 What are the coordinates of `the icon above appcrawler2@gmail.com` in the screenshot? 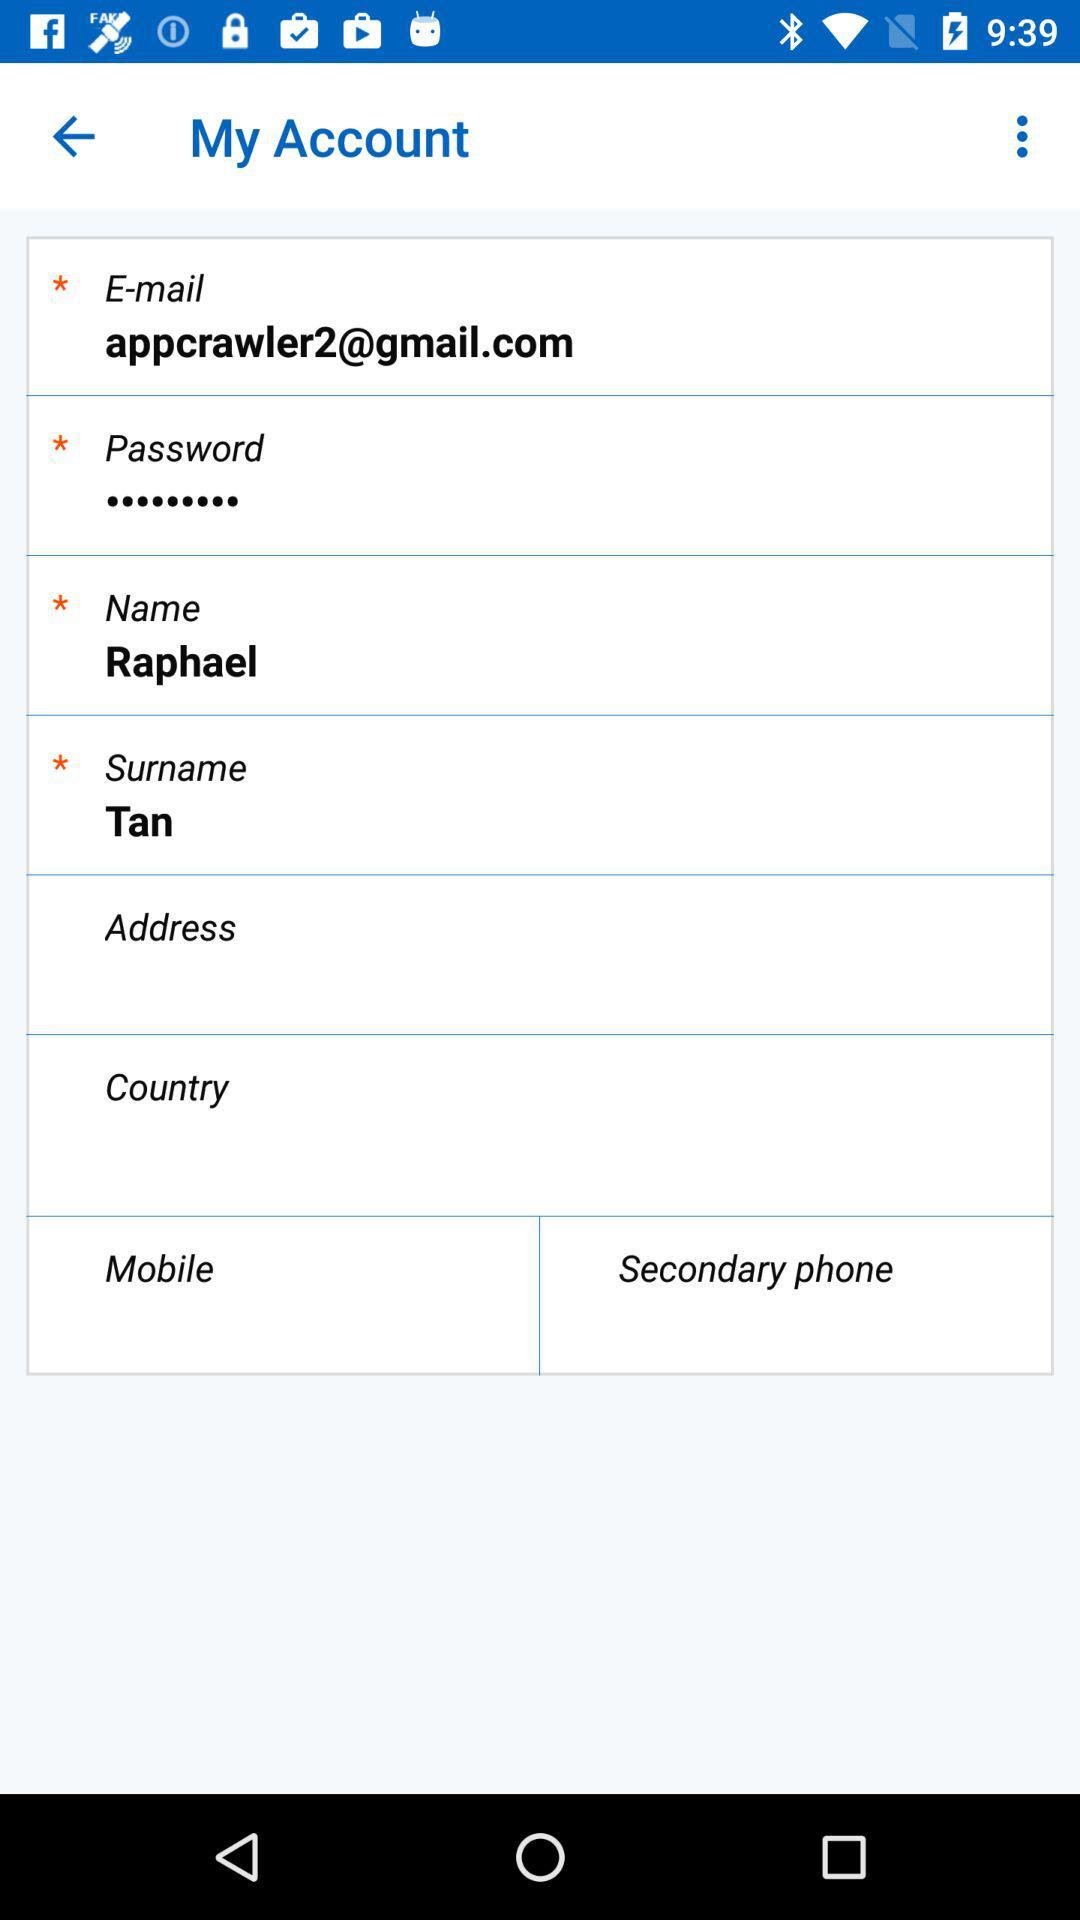 It's located at (1027, 135).